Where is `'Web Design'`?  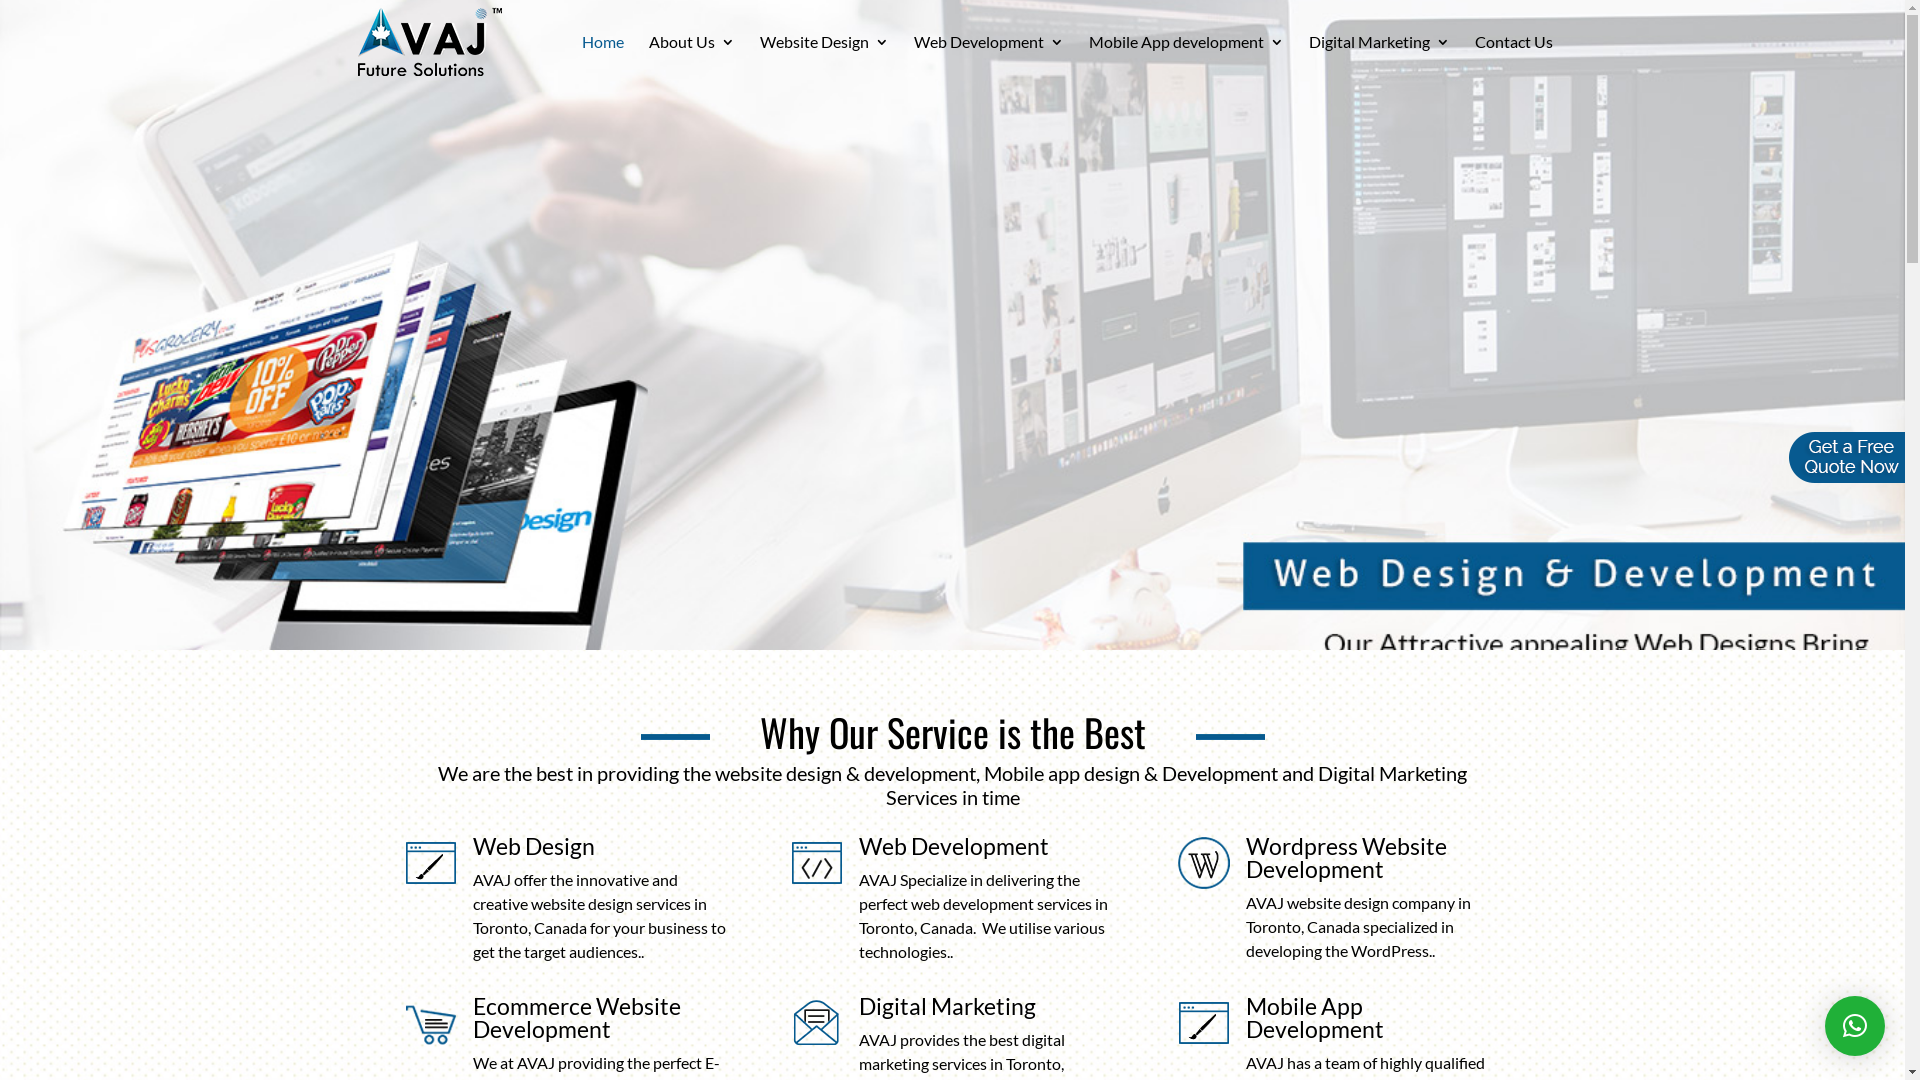 'Web Design' is located at coordinates (470, 845).